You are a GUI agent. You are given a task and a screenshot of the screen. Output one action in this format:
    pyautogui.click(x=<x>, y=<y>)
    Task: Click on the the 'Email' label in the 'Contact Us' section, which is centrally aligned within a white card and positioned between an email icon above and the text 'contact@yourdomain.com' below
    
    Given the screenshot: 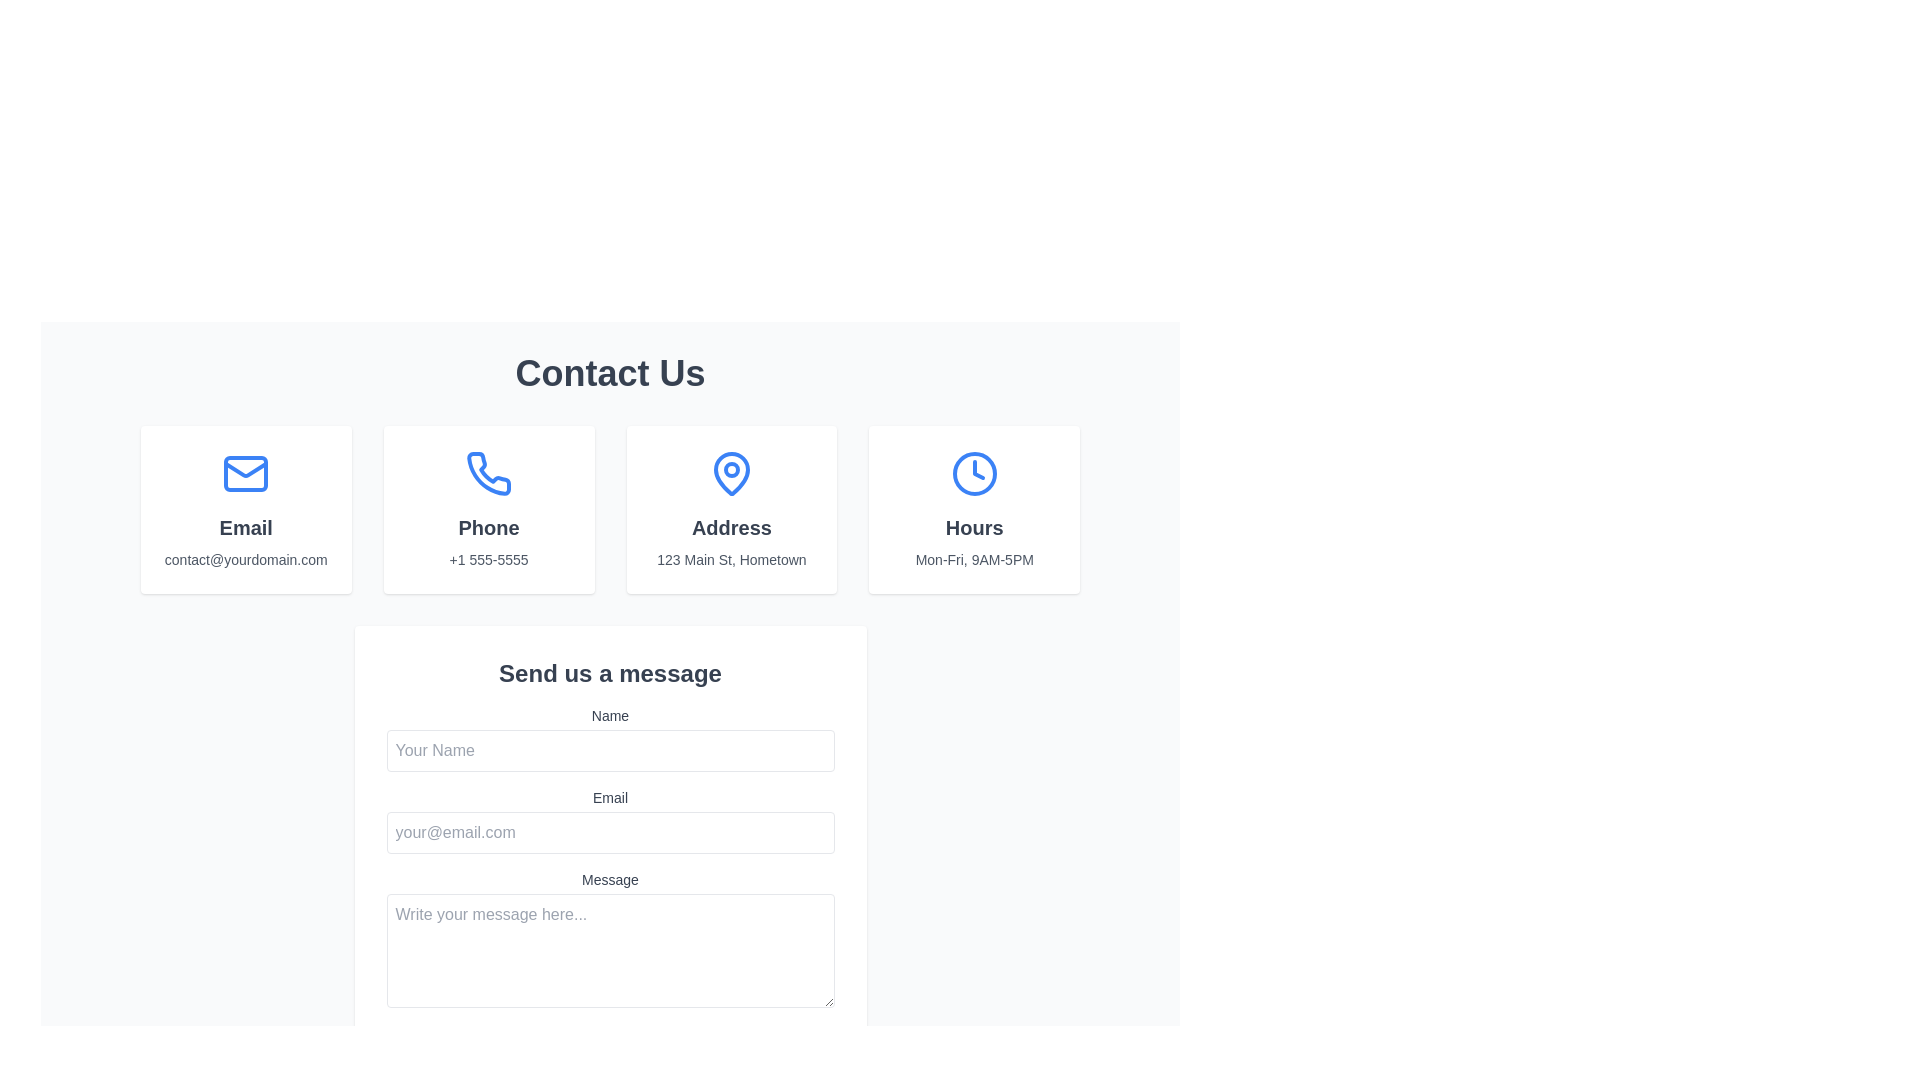 What is the action you would take?
    pyautogui.click(x=245, y=527)
    